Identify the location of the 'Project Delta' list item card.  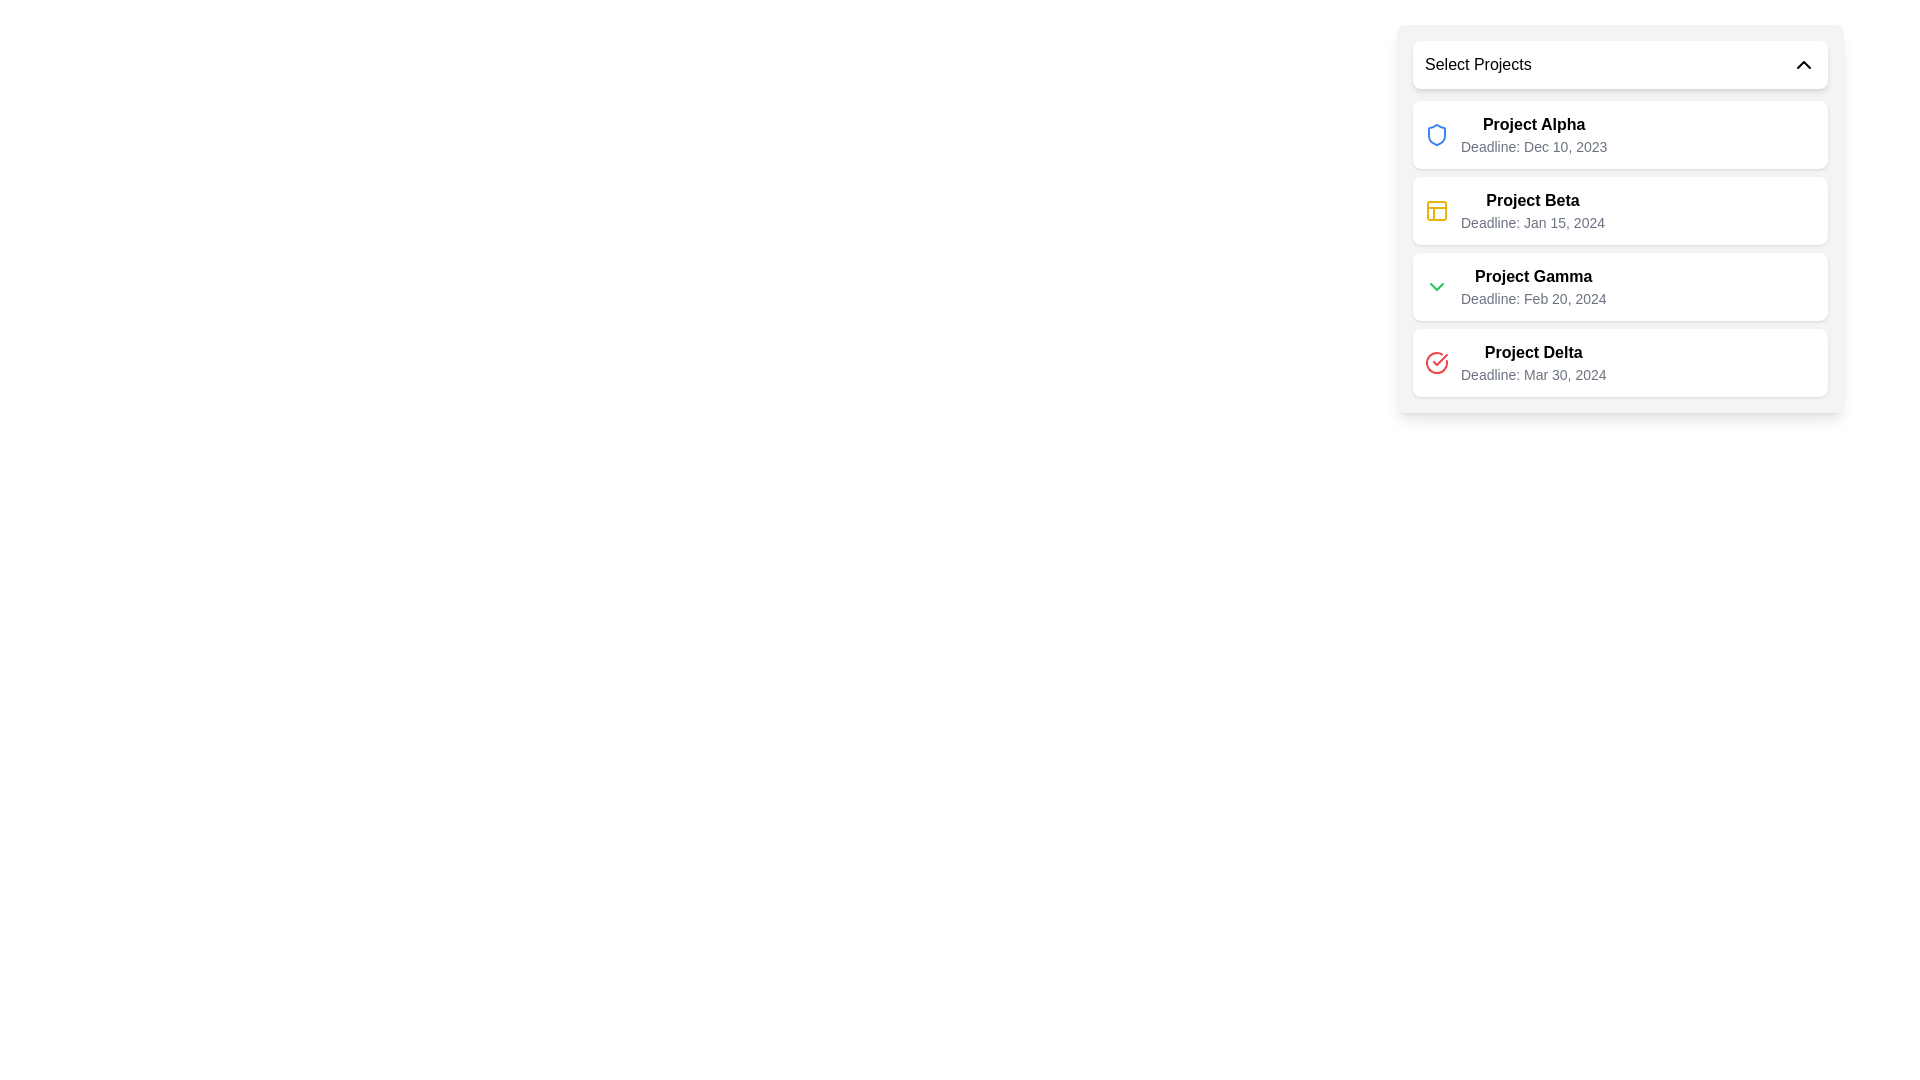
(1620, 362).